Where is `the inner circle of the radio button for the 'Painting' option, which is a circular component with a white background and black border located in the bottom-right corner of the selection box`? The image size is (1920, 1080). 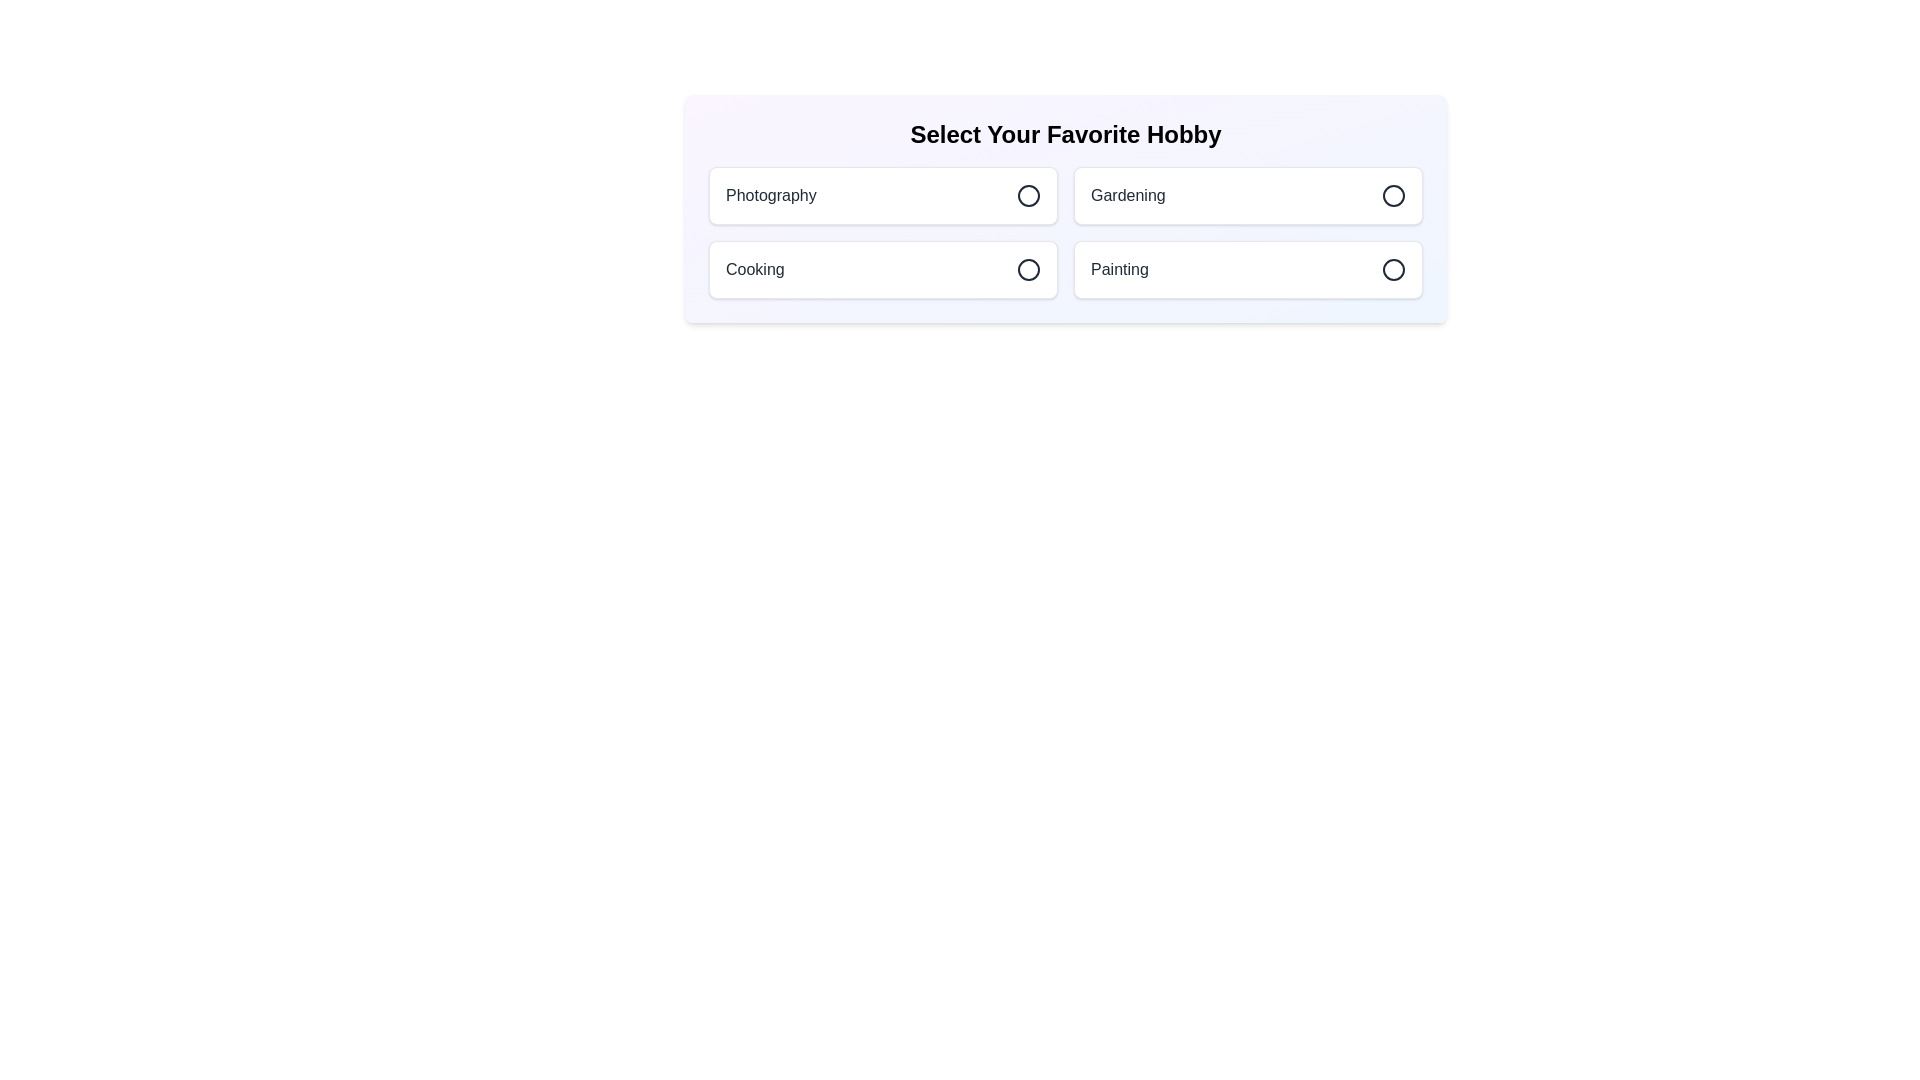
the inner circle of the radio button for the 'Painting' option, which is a circular component with a white background and black border located in the bottom-right corner of the selection box is located at coordinates (1392, 270).